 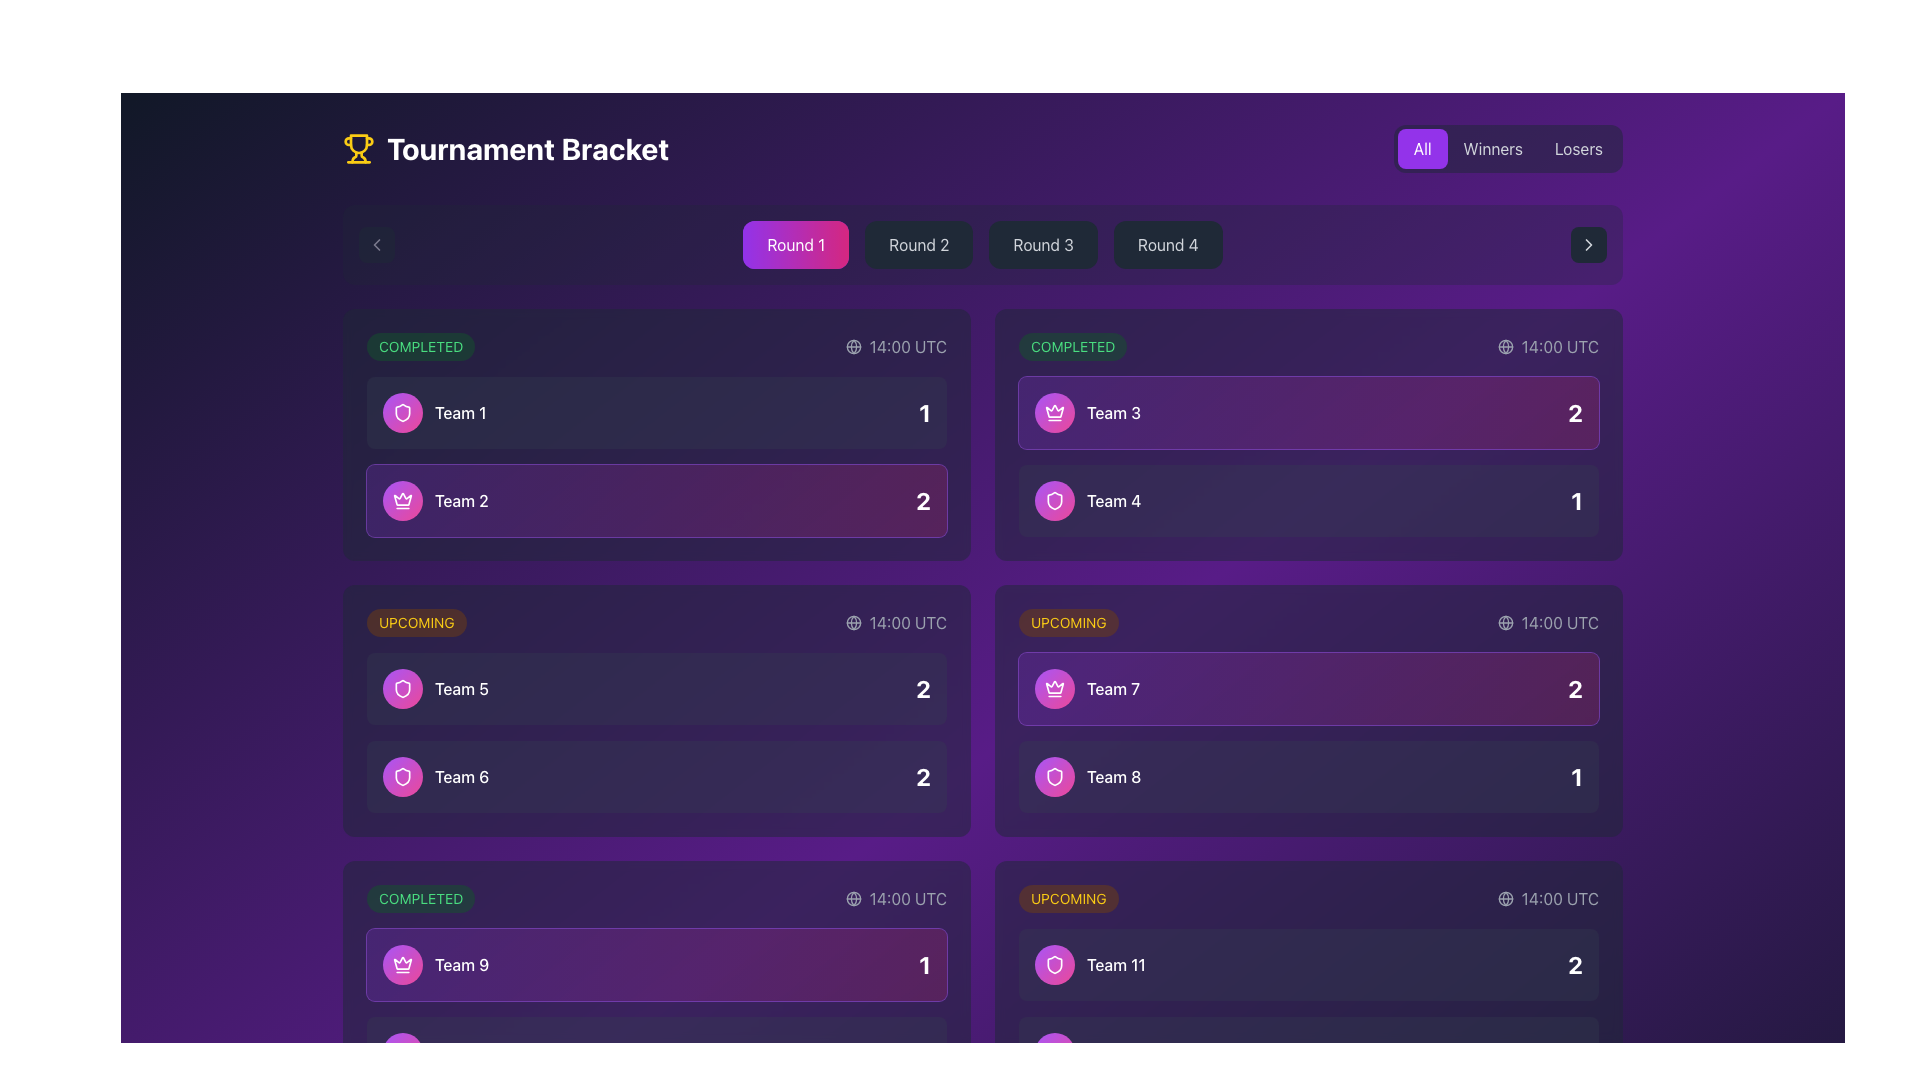 I want to click on the graphical representation of the circular SVG element within the globe icon located near the '14:00 UTC' text label in the tournament layout, so click(x=1505, y=346).